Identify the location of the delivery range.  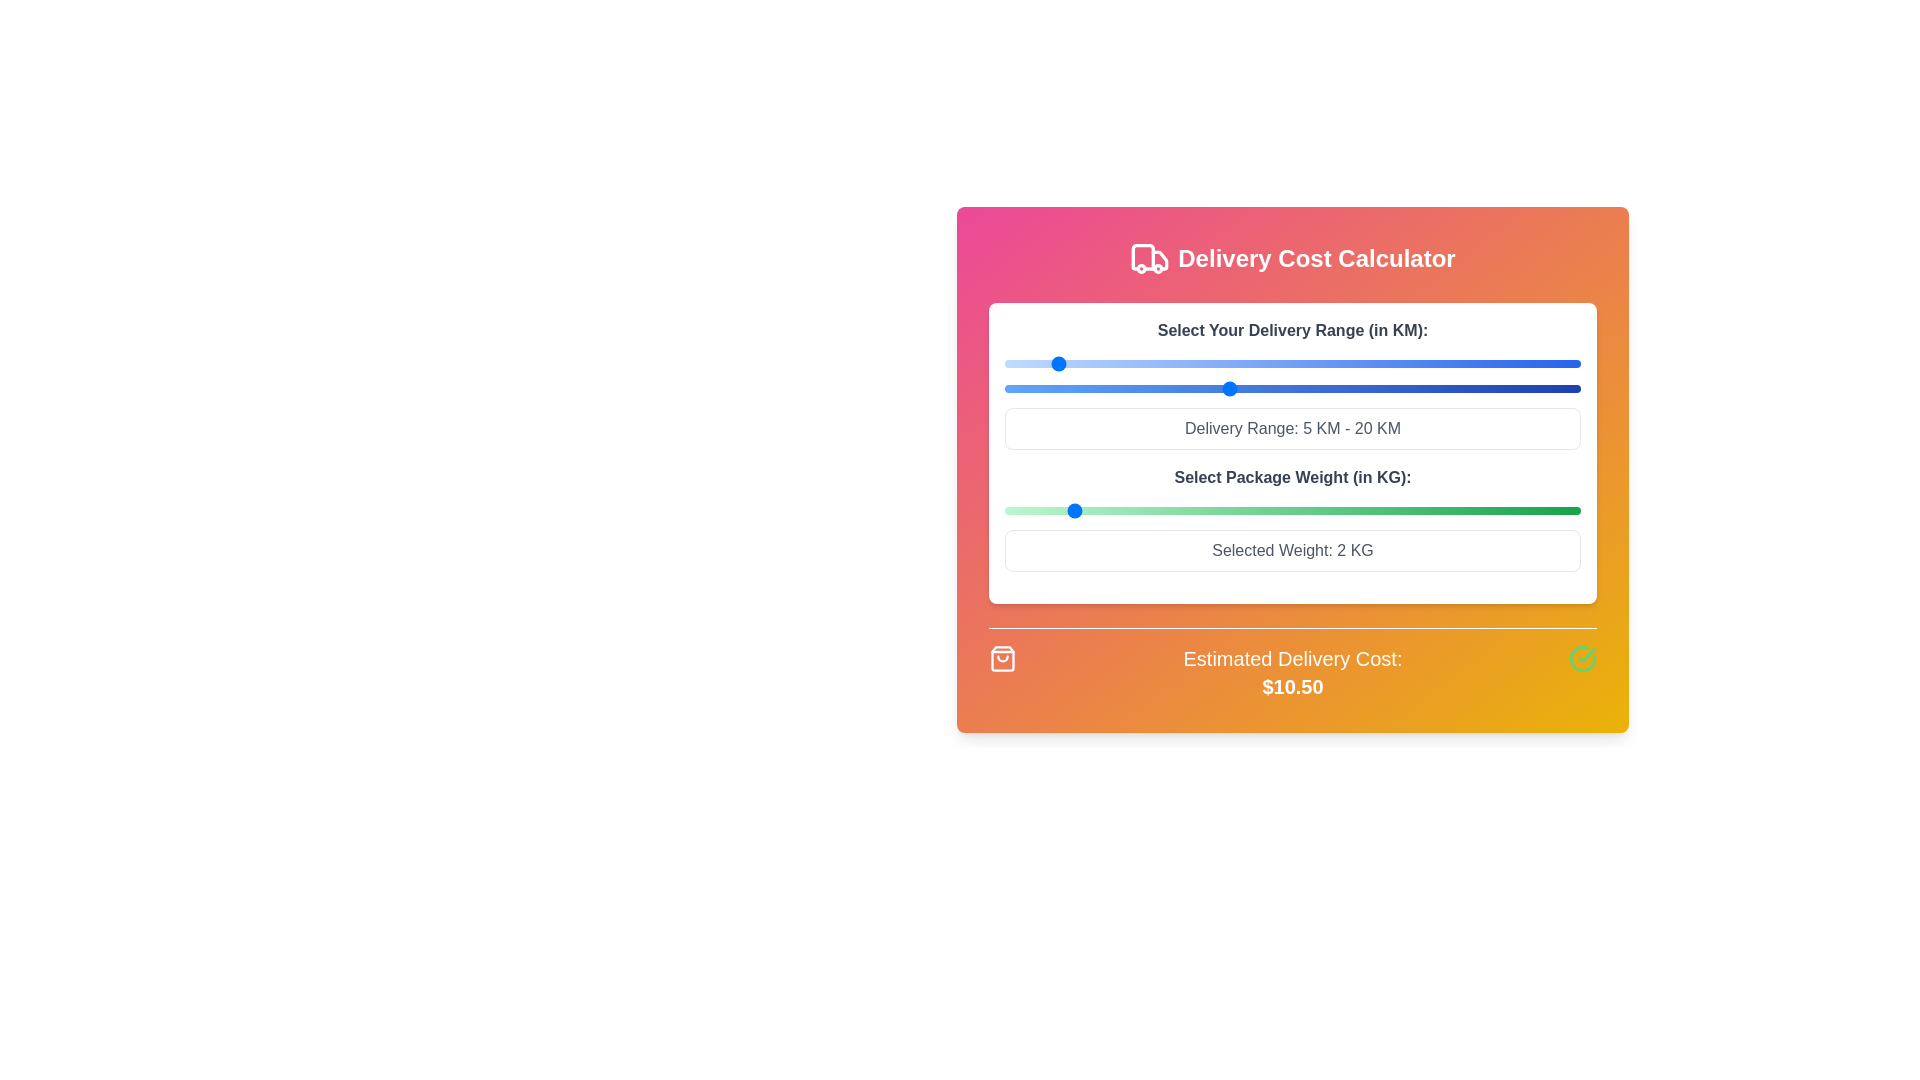
(1368, 363).